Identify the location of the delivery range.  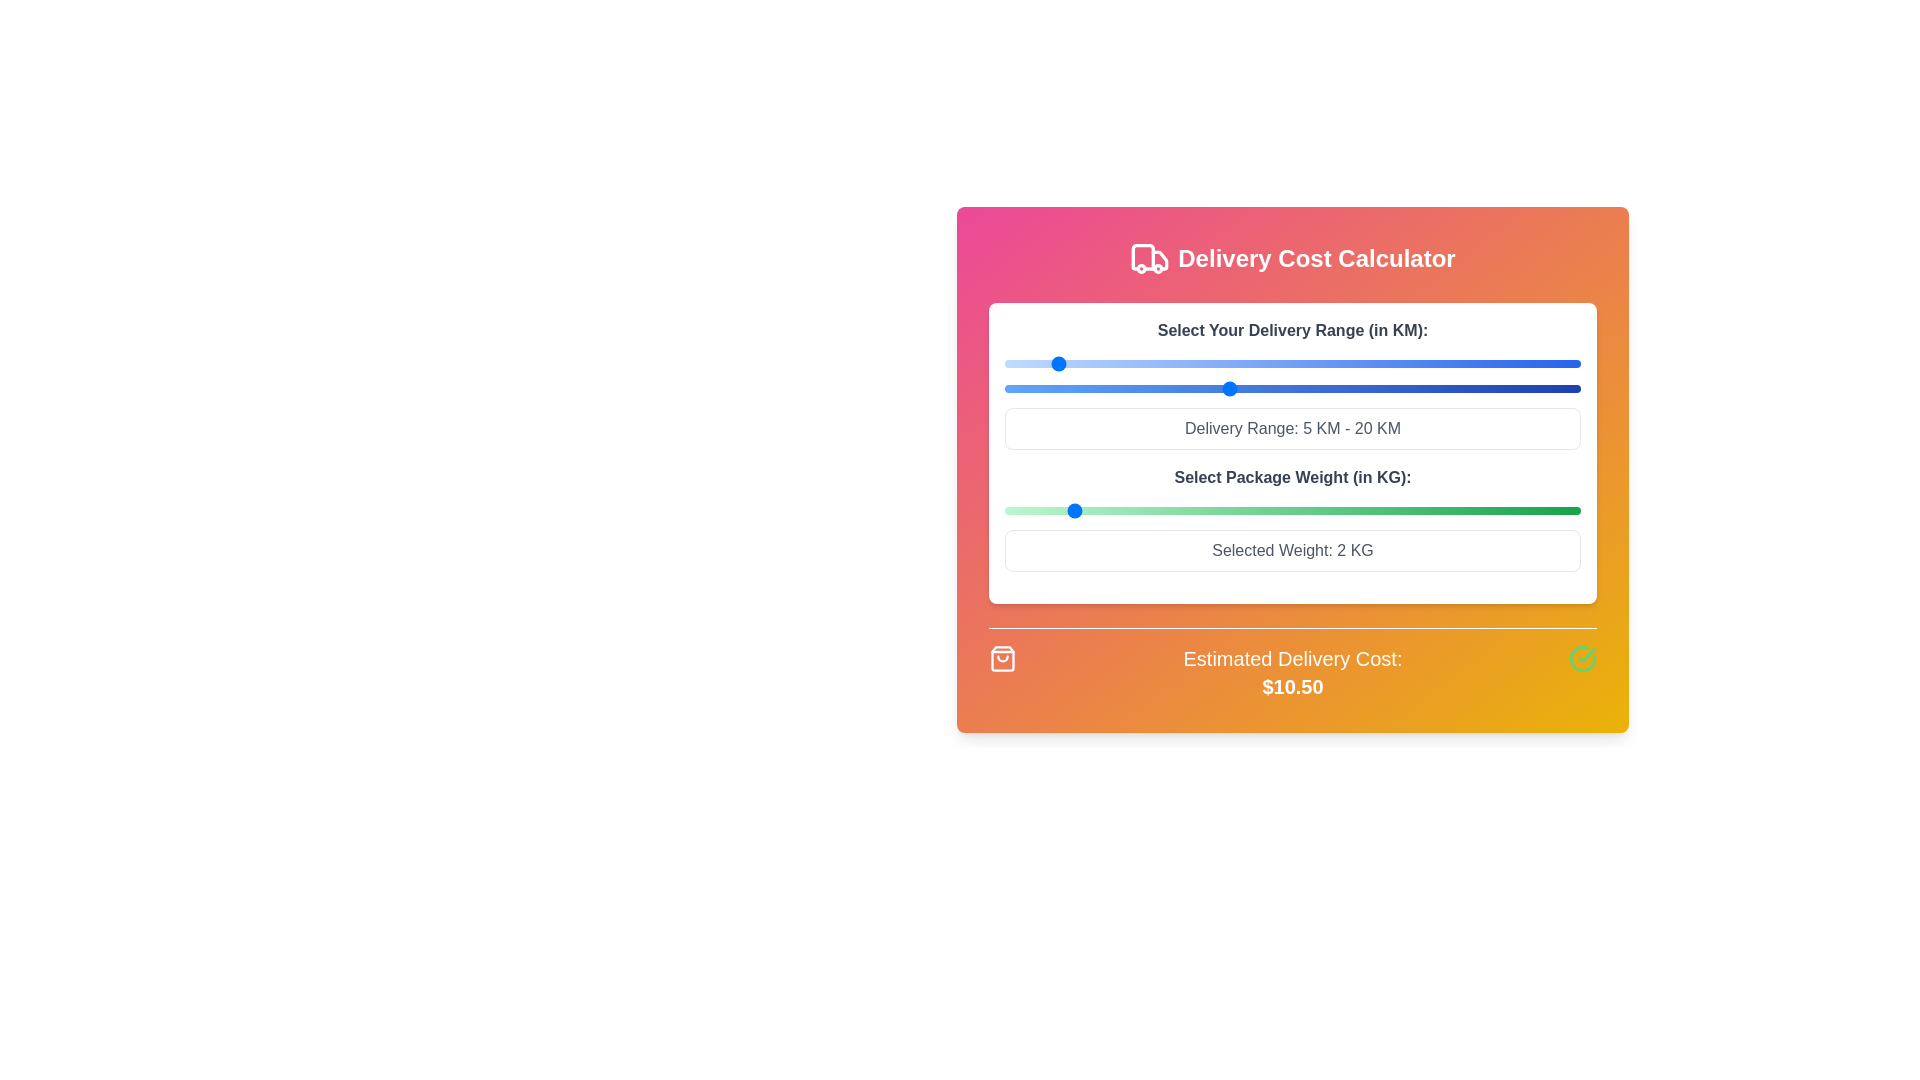
(1368, 363).